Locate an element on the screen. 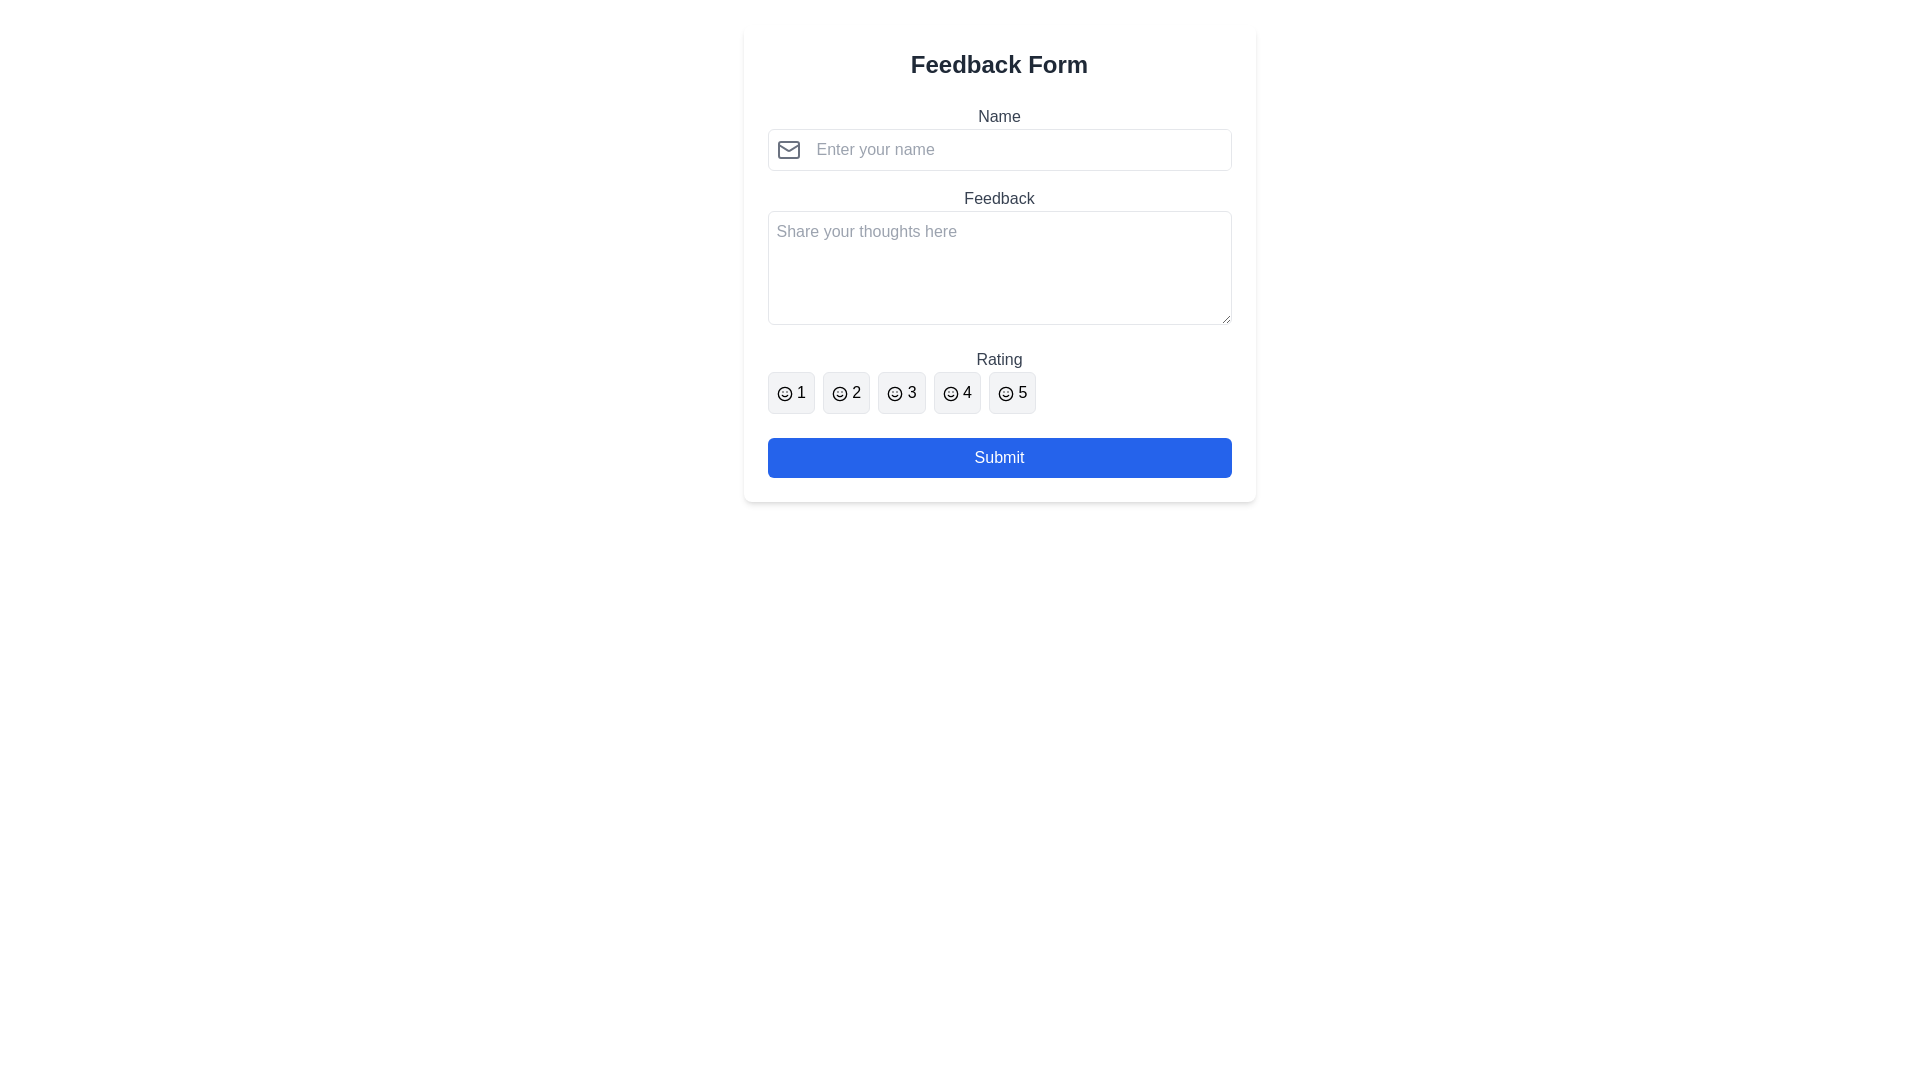 This screenshot has height=1080, width=1920. the fourth clickable smiley icon, which is a small circular icon featuring a smiling face is located at coordinates (949, 393).